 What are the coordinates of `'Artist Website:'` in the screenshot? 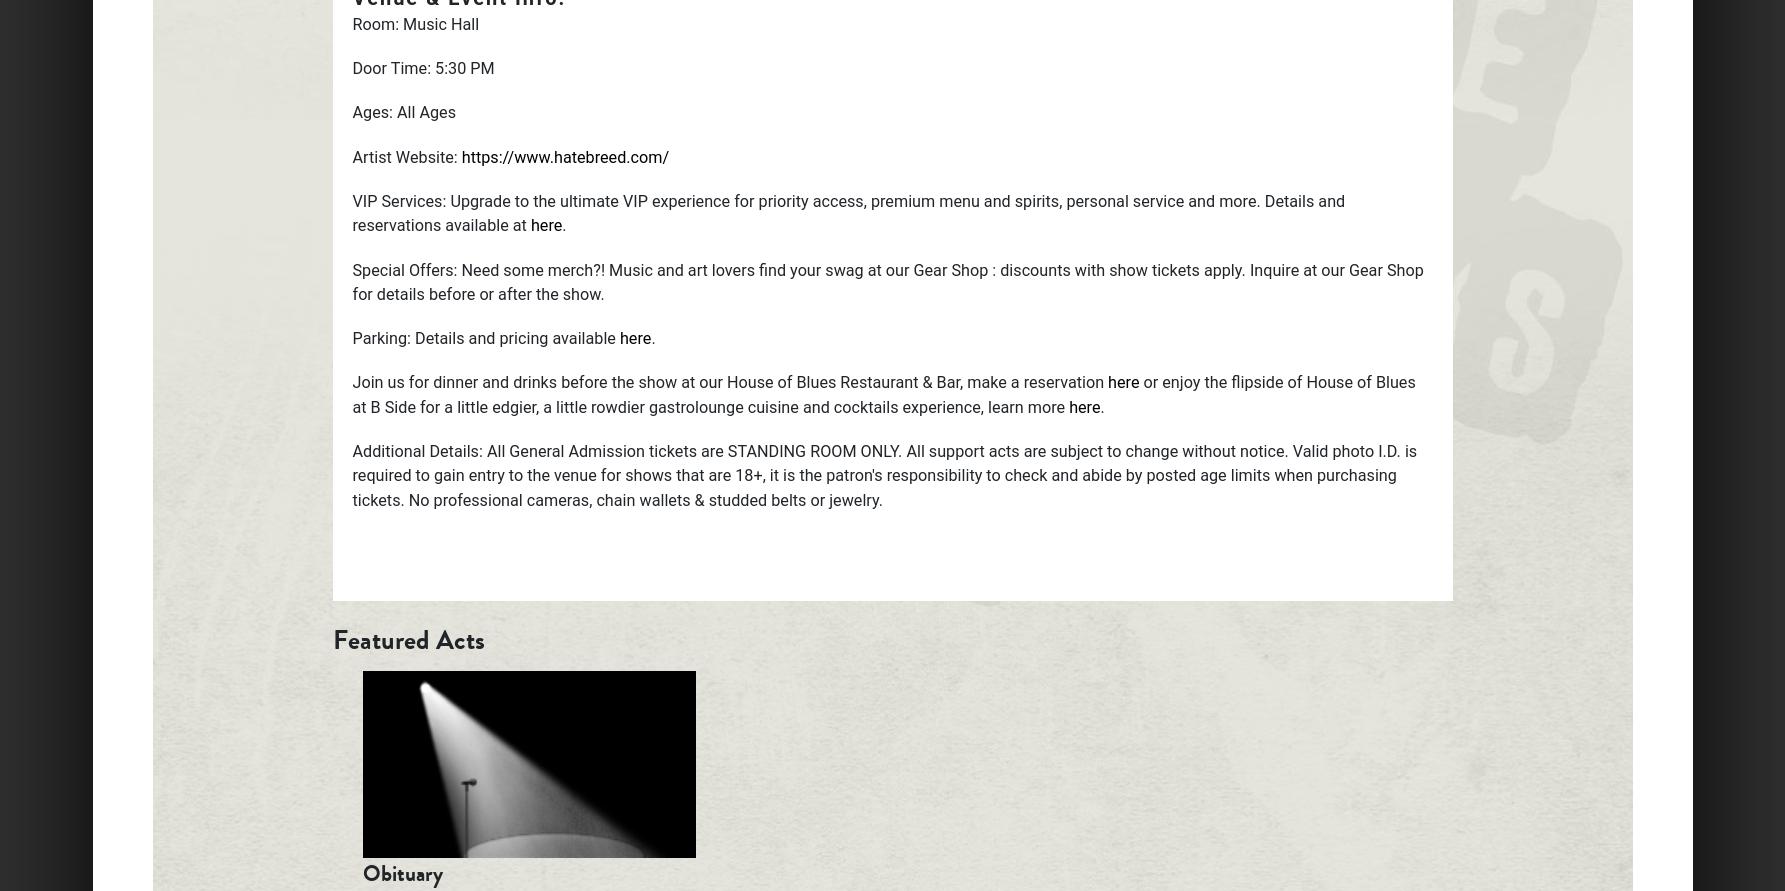 It's located at (405, 155).